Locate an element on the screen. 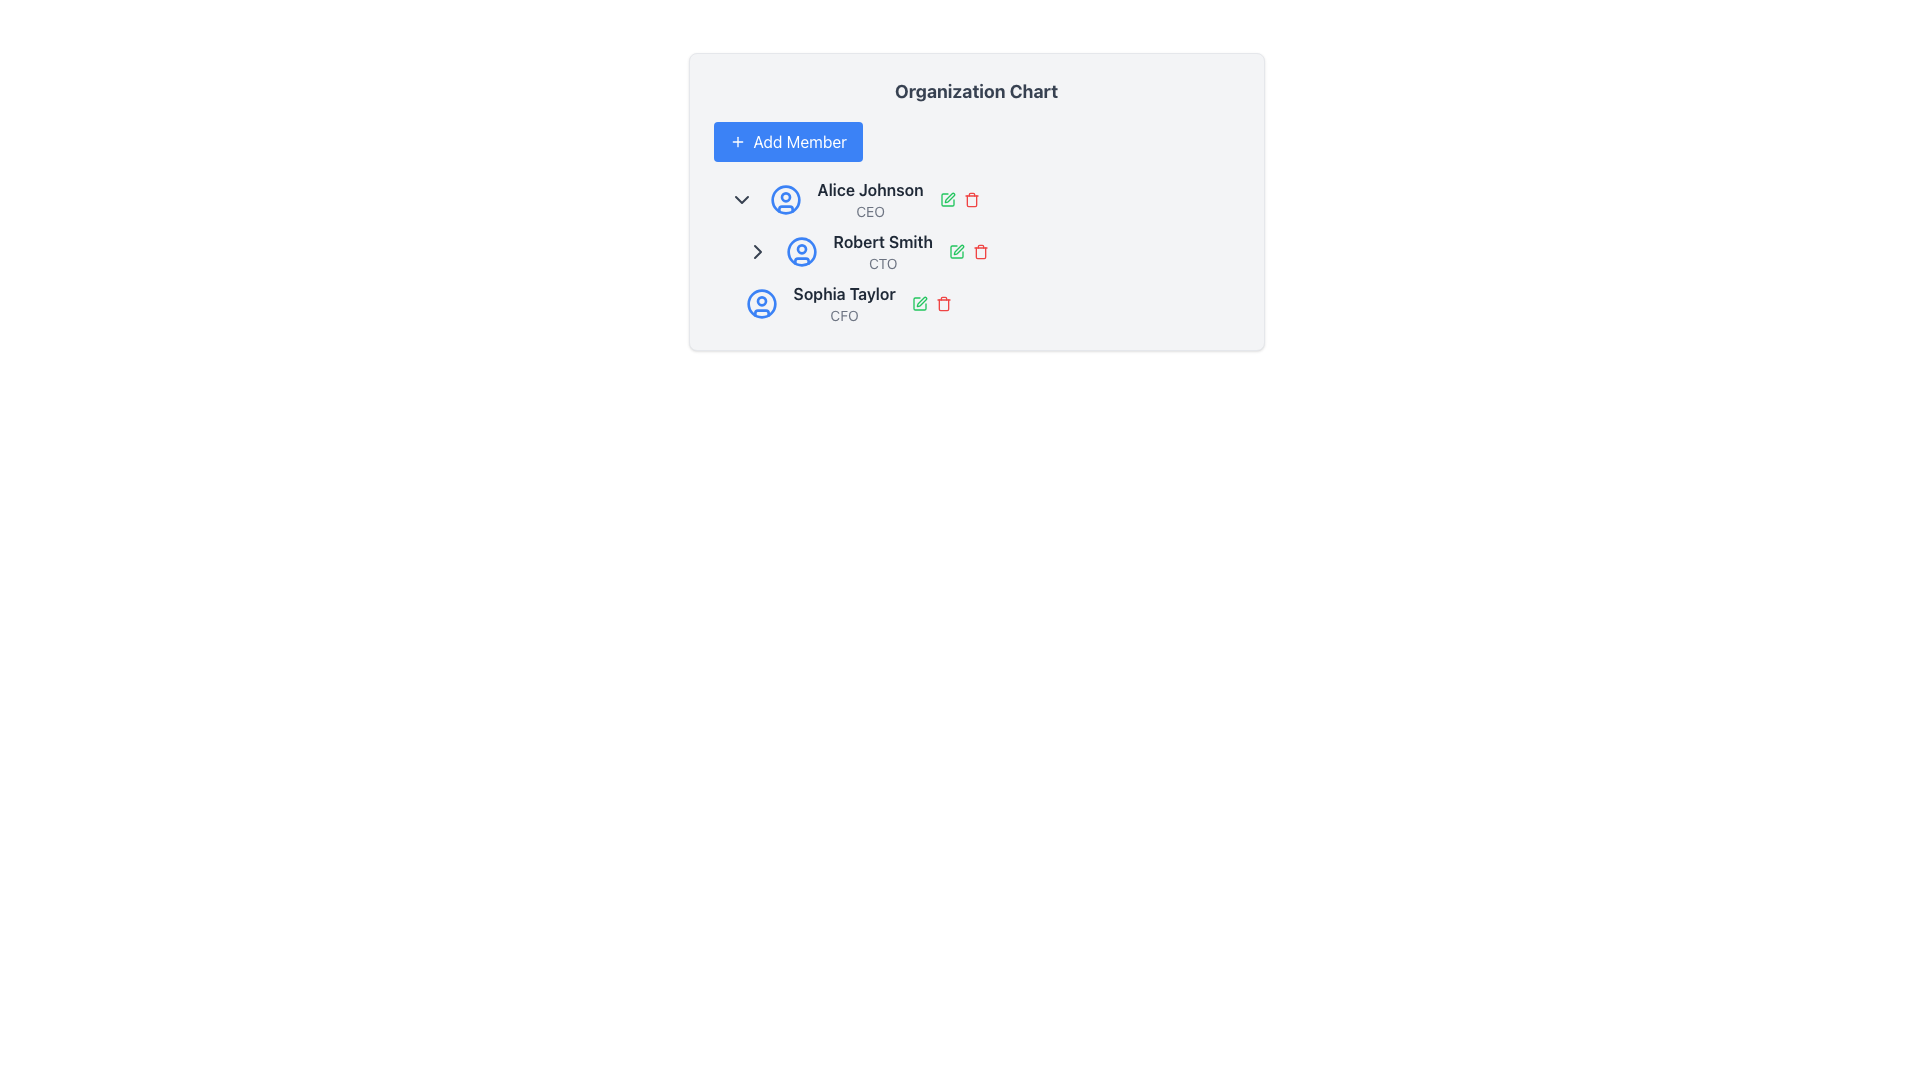  the Static Text Label displaying 'Robert Smith', which is styled in bold, dark gray color, positioned centrally in the organization chart interface below 'Alice Johnson' and above 'Sophia Taylor' is located at coordinates (882, 241).